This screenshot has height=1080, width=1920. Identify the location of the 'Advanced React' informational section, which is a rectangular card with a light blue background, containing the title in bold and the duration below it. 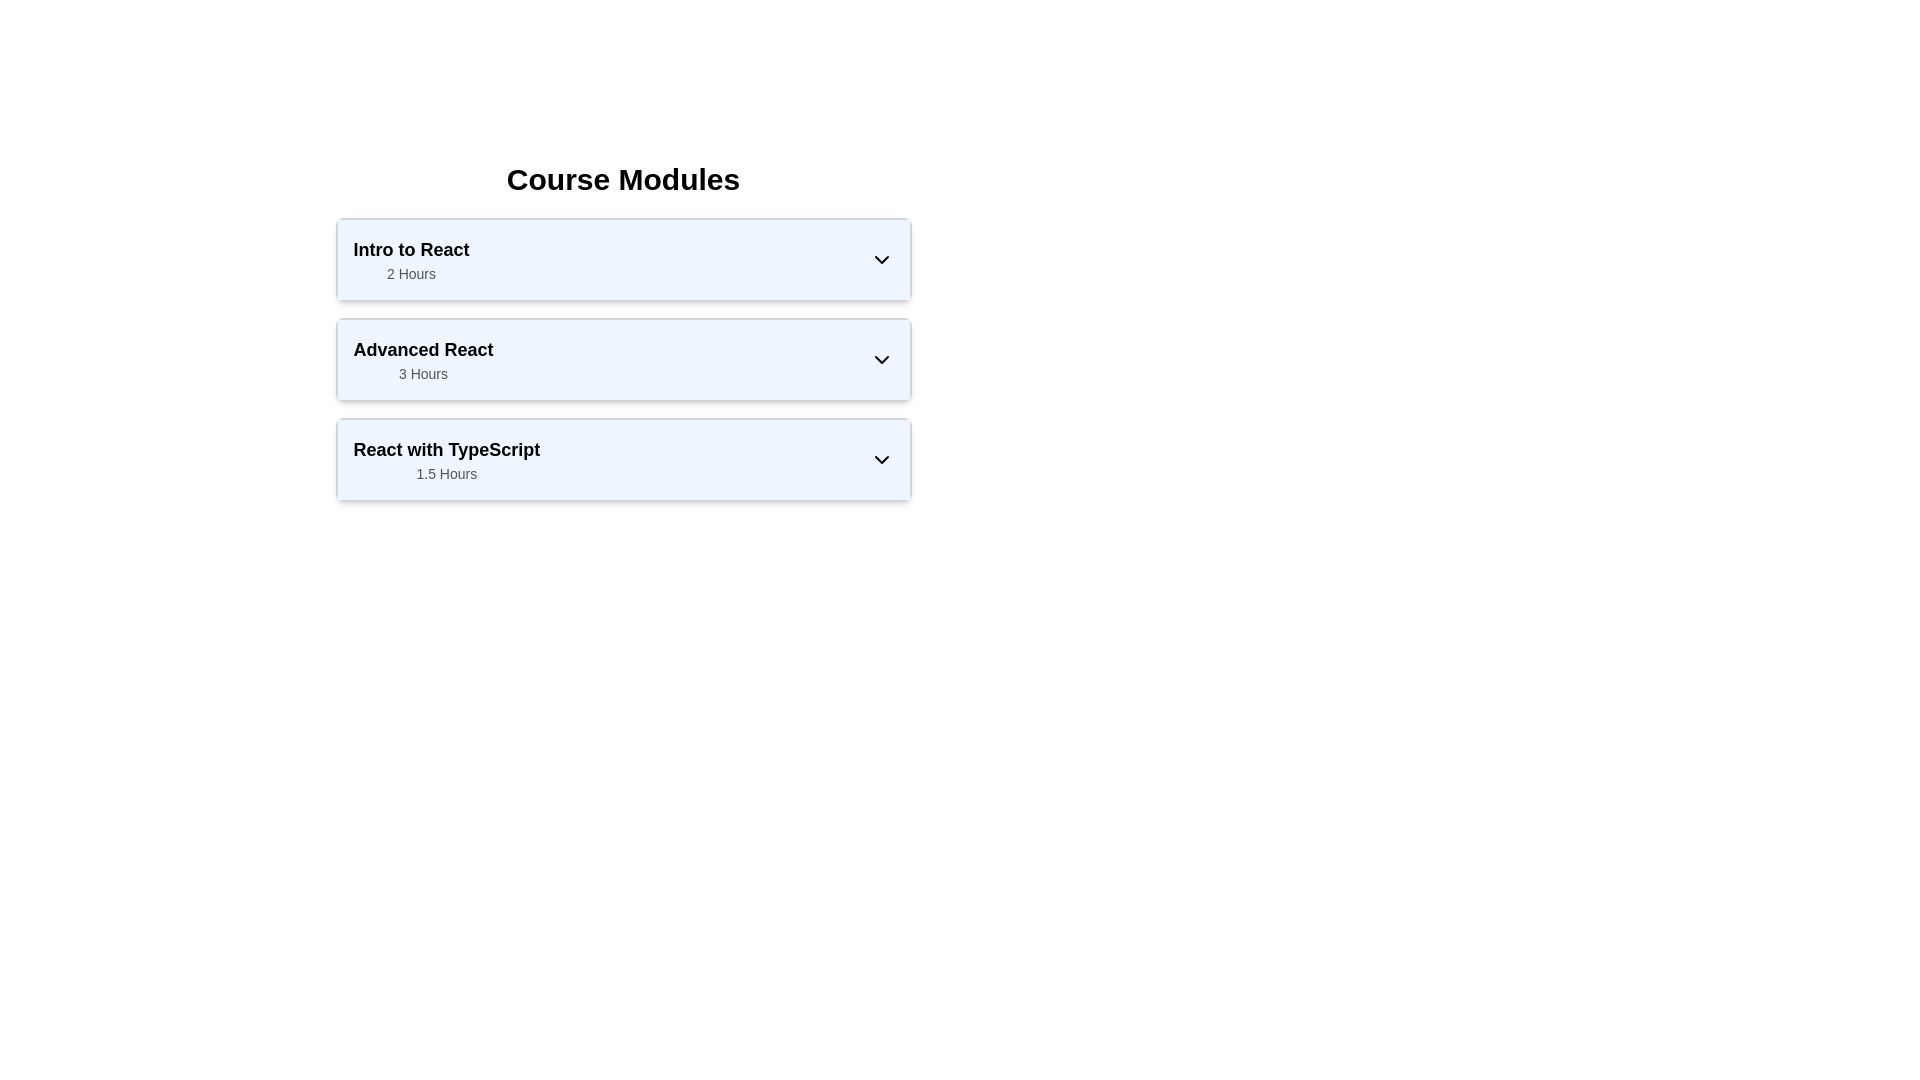
(622, 330).